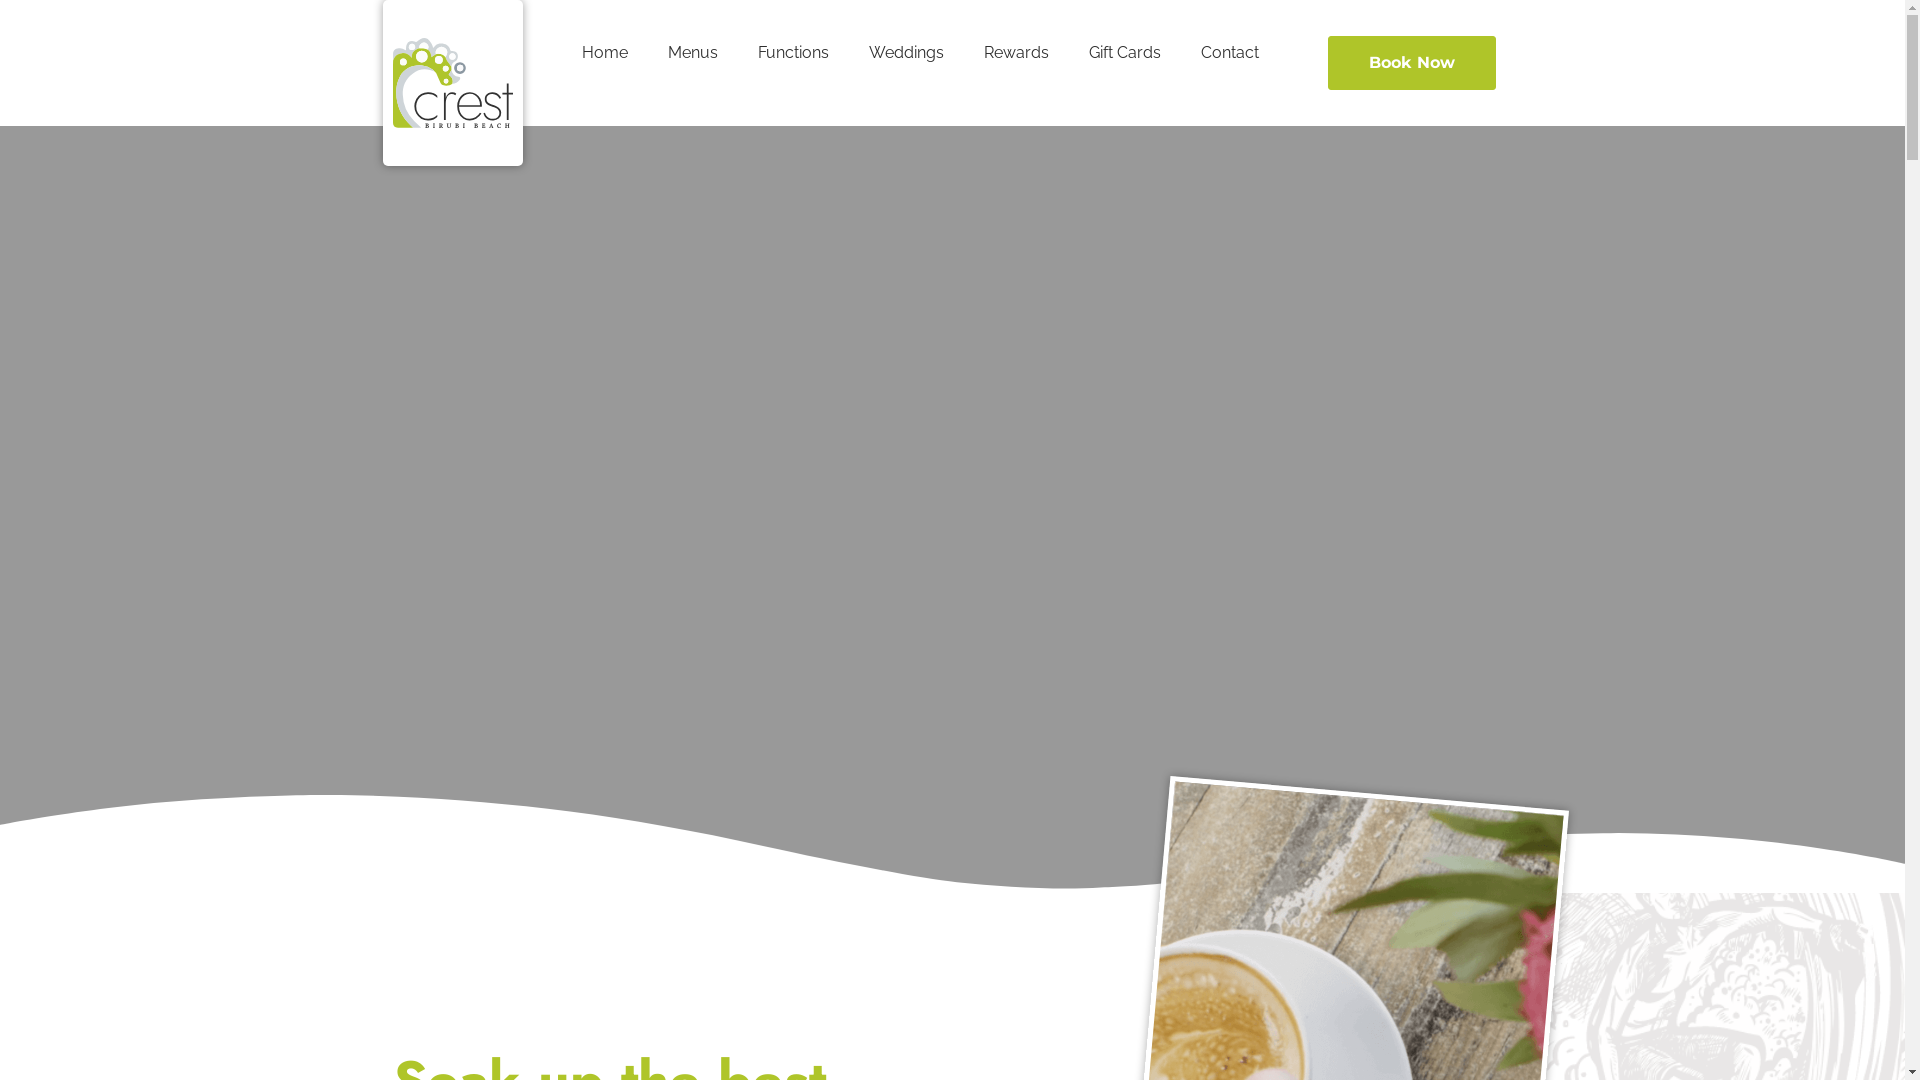 This screenshot has height=1080, width=1920. Describe the element at coordinates (1228, 52) in the screenshot. I see `'Contact'` at that location.